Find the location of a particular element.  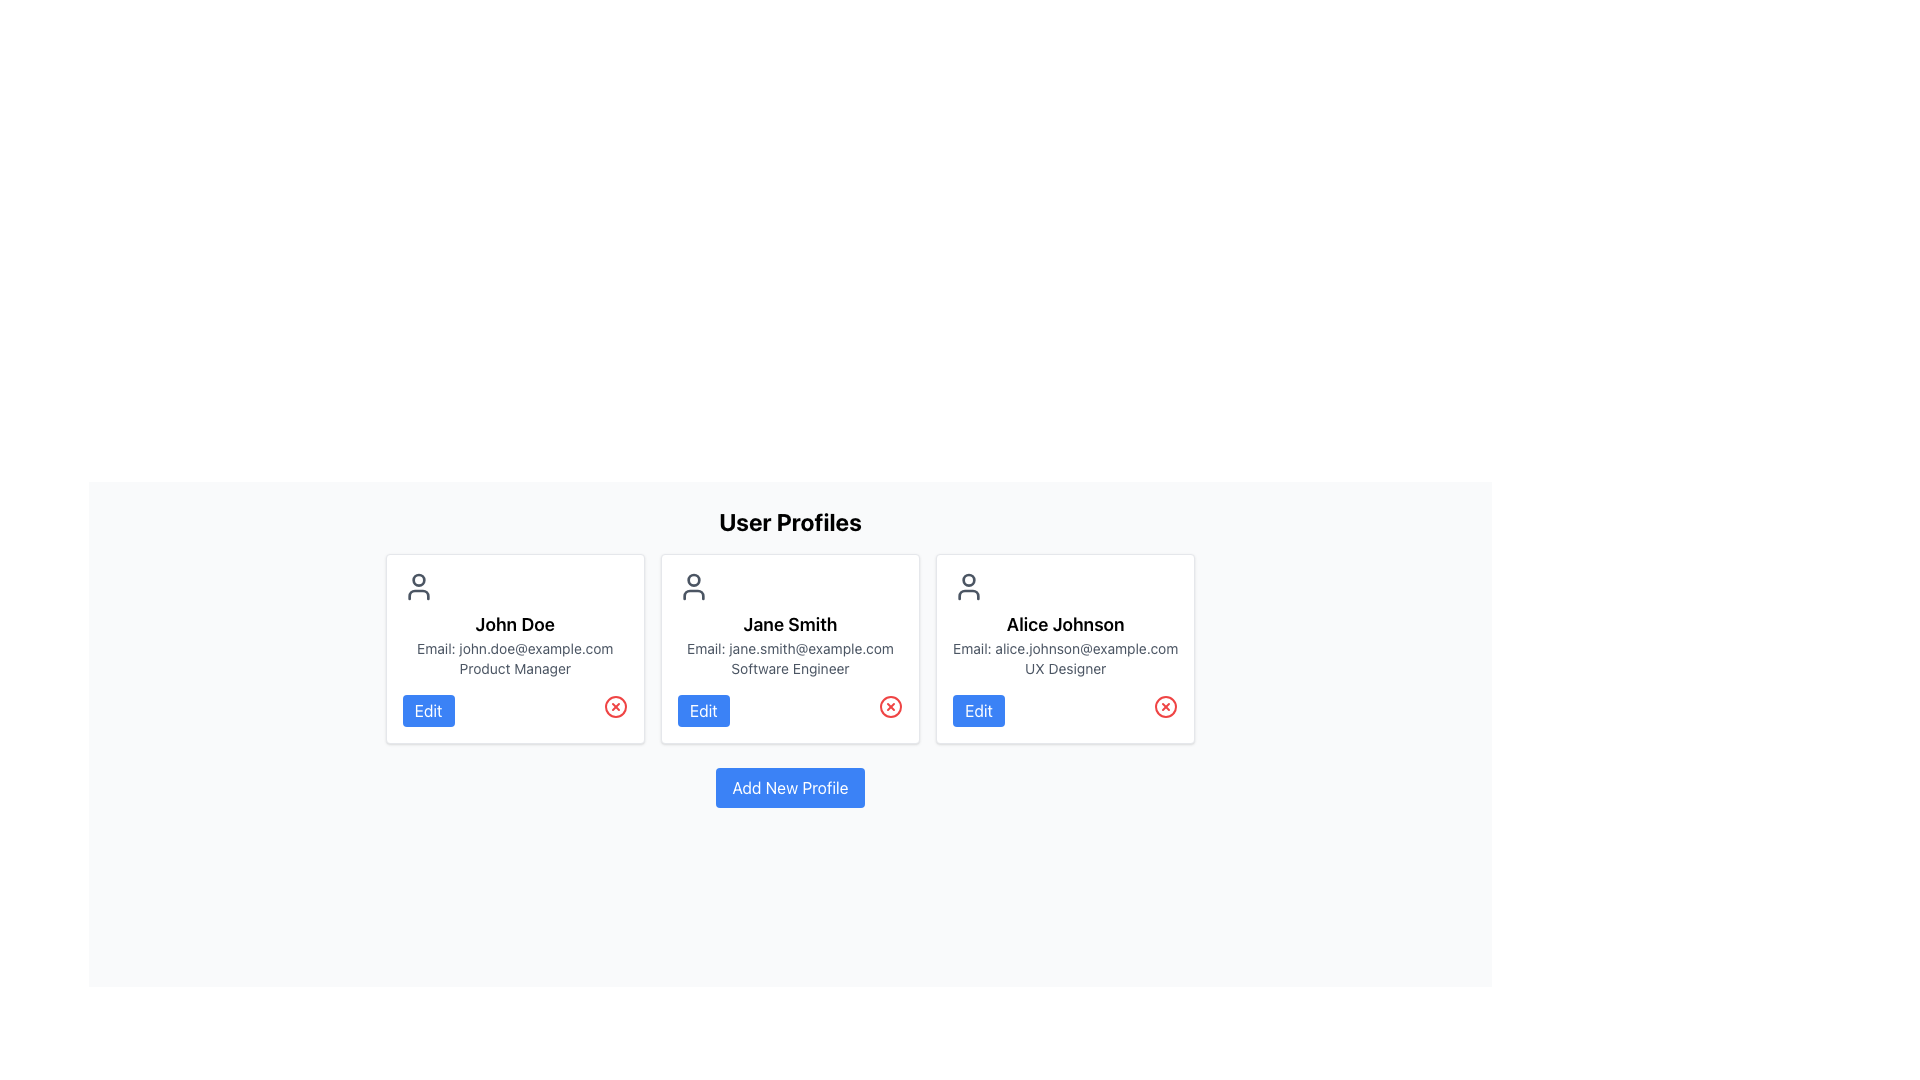

the 'Add New User Profile' button located at the bottom of the profiles grid is located at coordinates (789, 786).